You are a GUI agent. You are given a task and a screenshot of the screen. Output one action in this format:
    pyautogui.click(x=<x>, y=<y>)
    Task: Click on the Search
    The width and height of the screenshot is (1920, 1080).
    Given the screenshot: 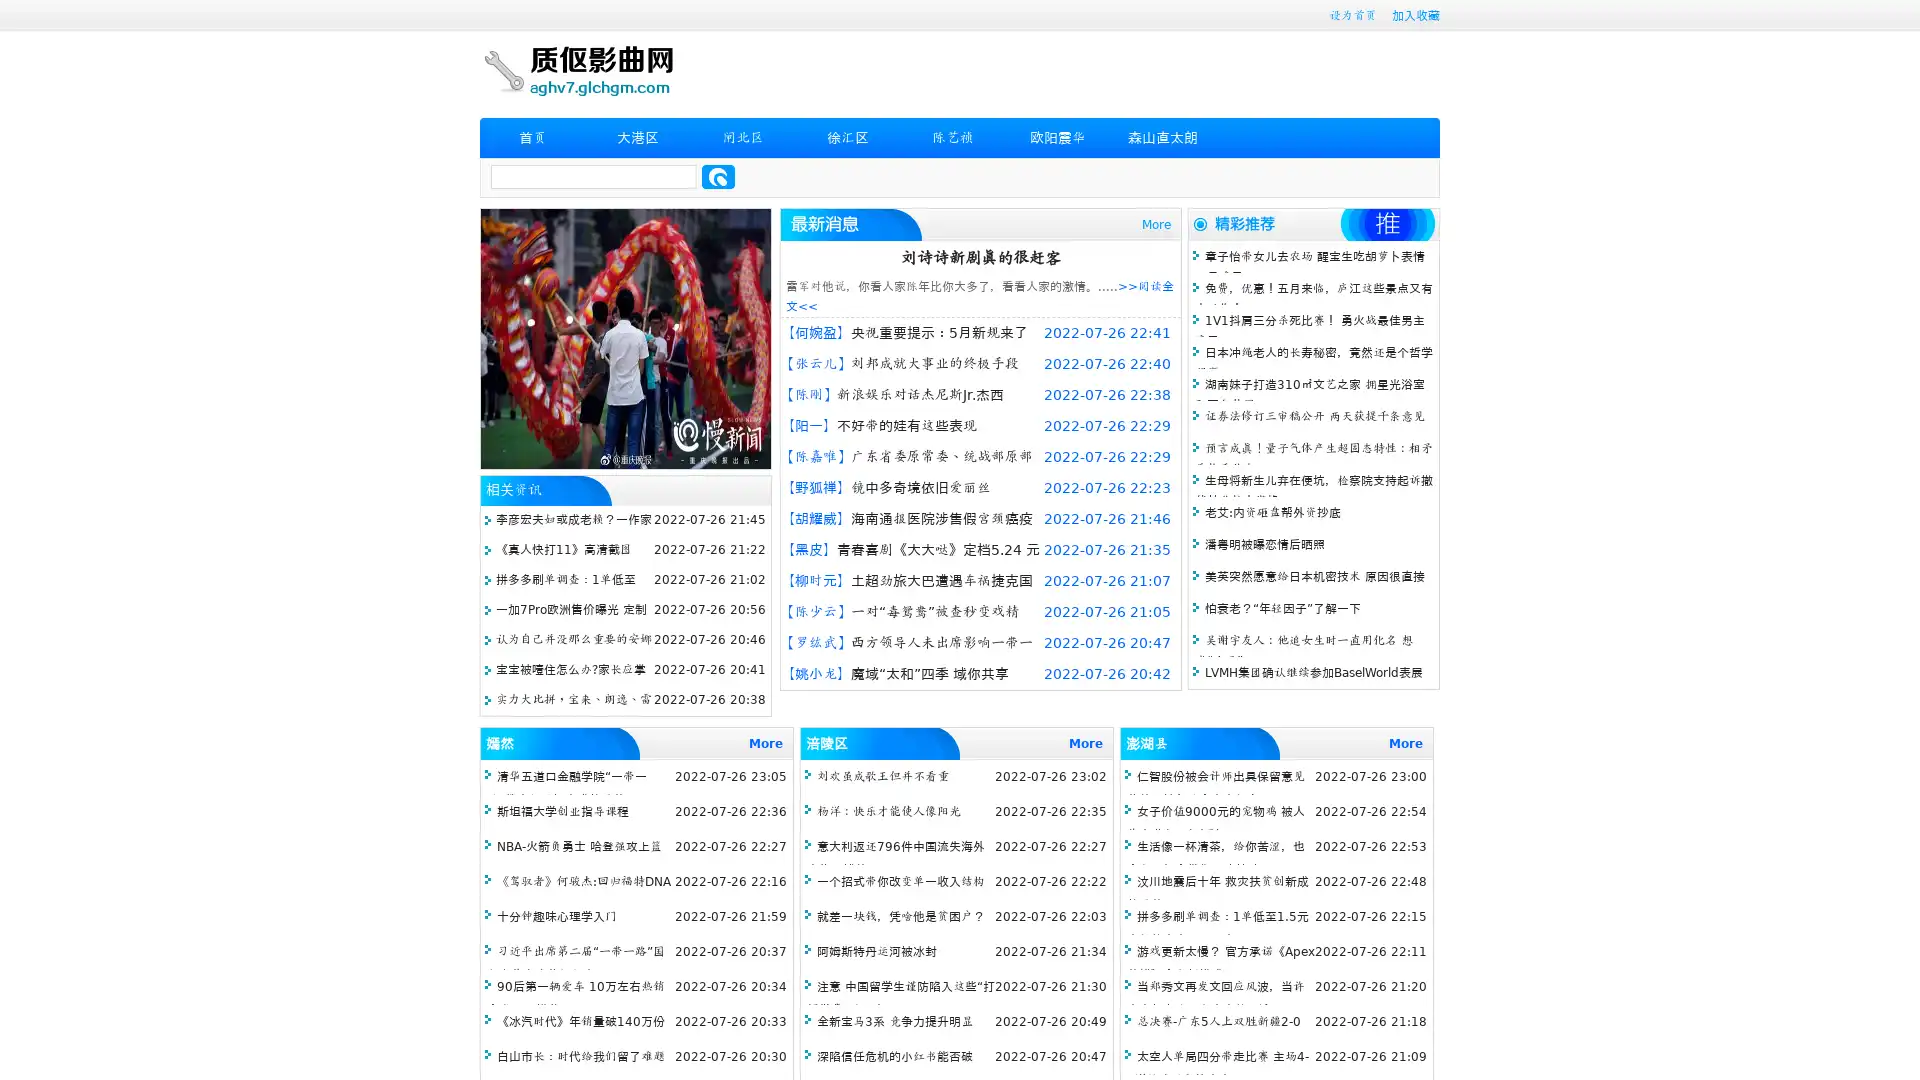 What is the action you would take?
    pyautogui.click(x=718, y=176)
    